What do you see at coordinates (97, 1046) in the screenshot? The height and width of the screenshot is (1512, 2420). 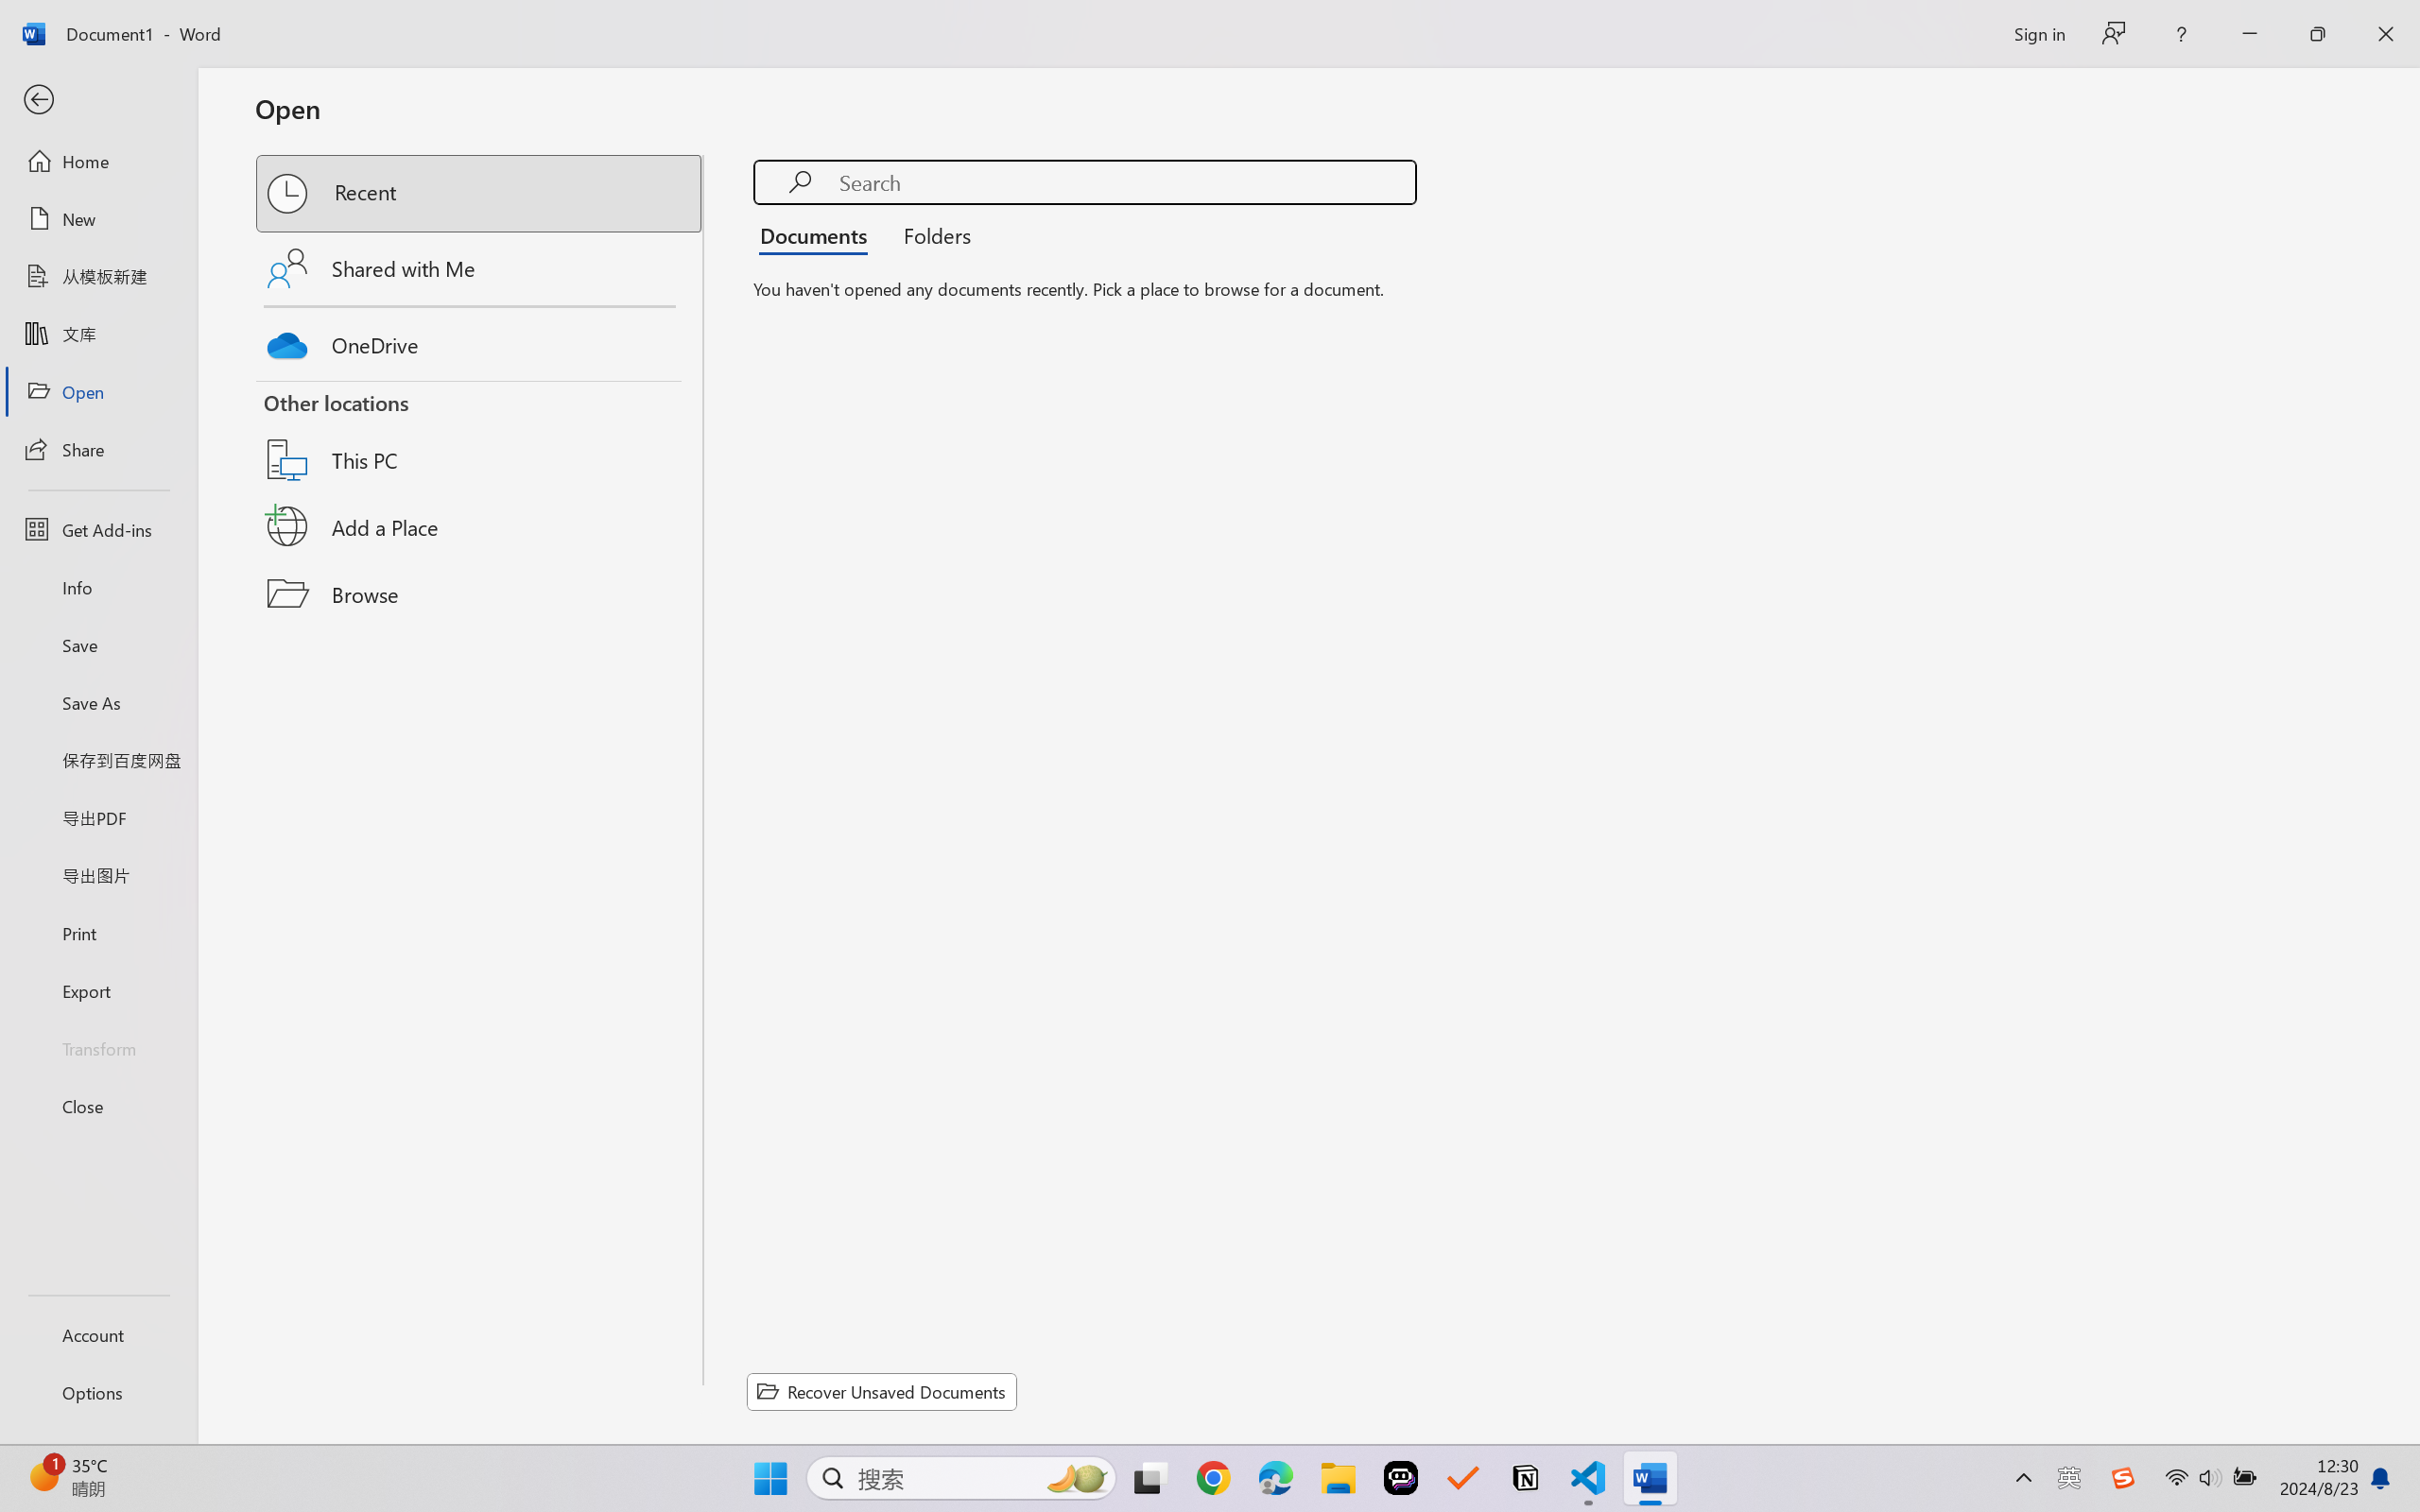 I see `'Transform'` at bounding box center [97, 1046].